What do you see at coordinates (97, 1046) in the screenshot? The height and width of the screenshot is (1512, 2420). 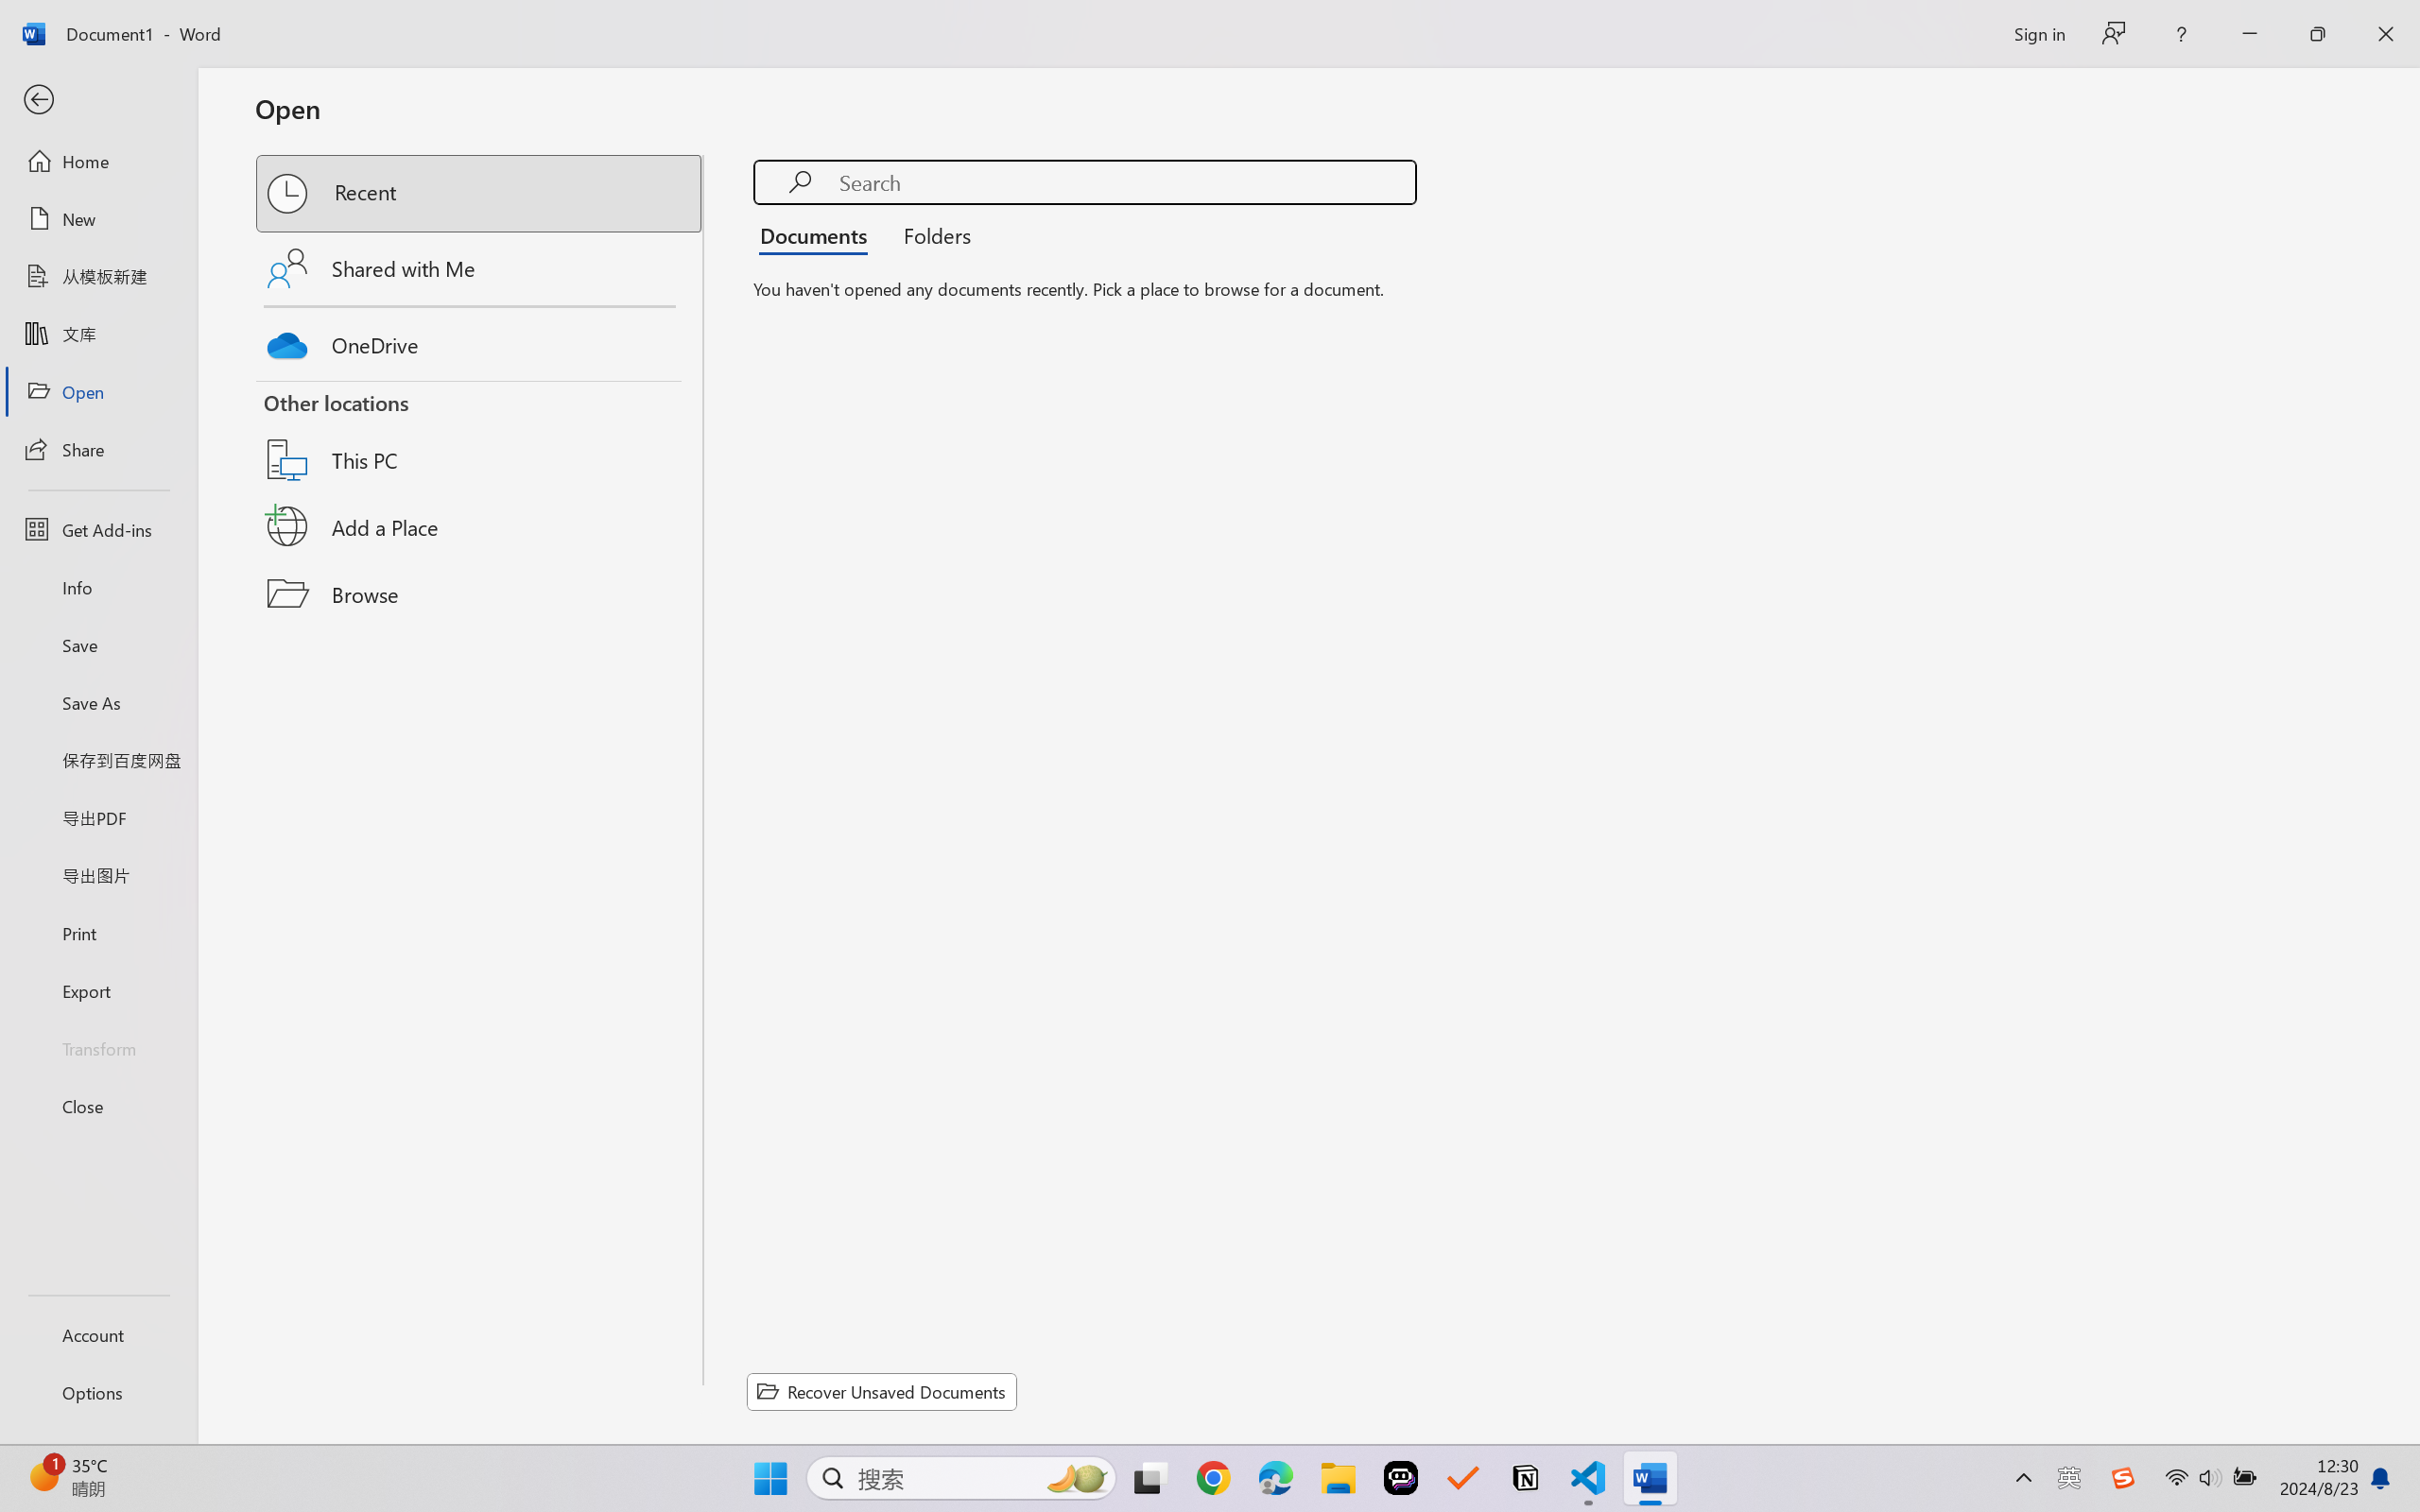 I see `'Transform'` at bounding box center [97, 1046].